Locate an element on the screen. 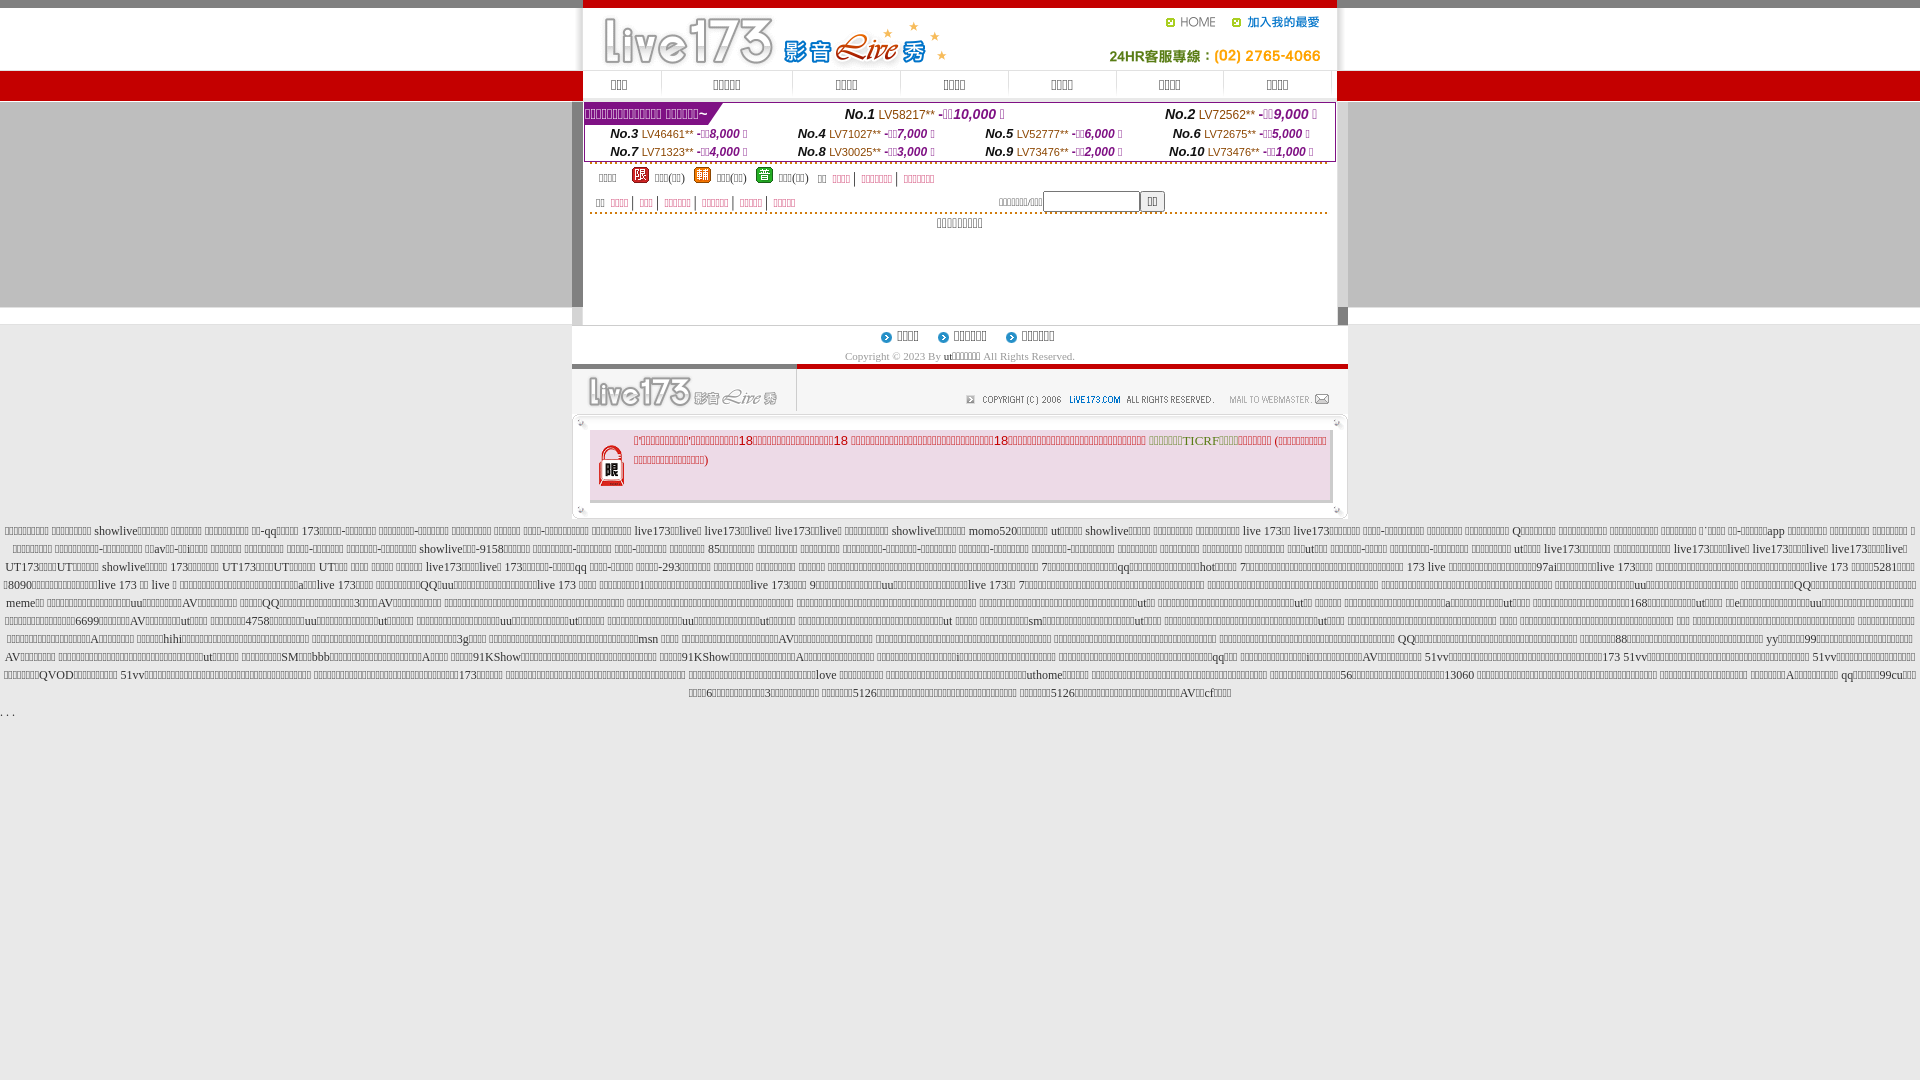  '.' is located at coordinates (5, 711).